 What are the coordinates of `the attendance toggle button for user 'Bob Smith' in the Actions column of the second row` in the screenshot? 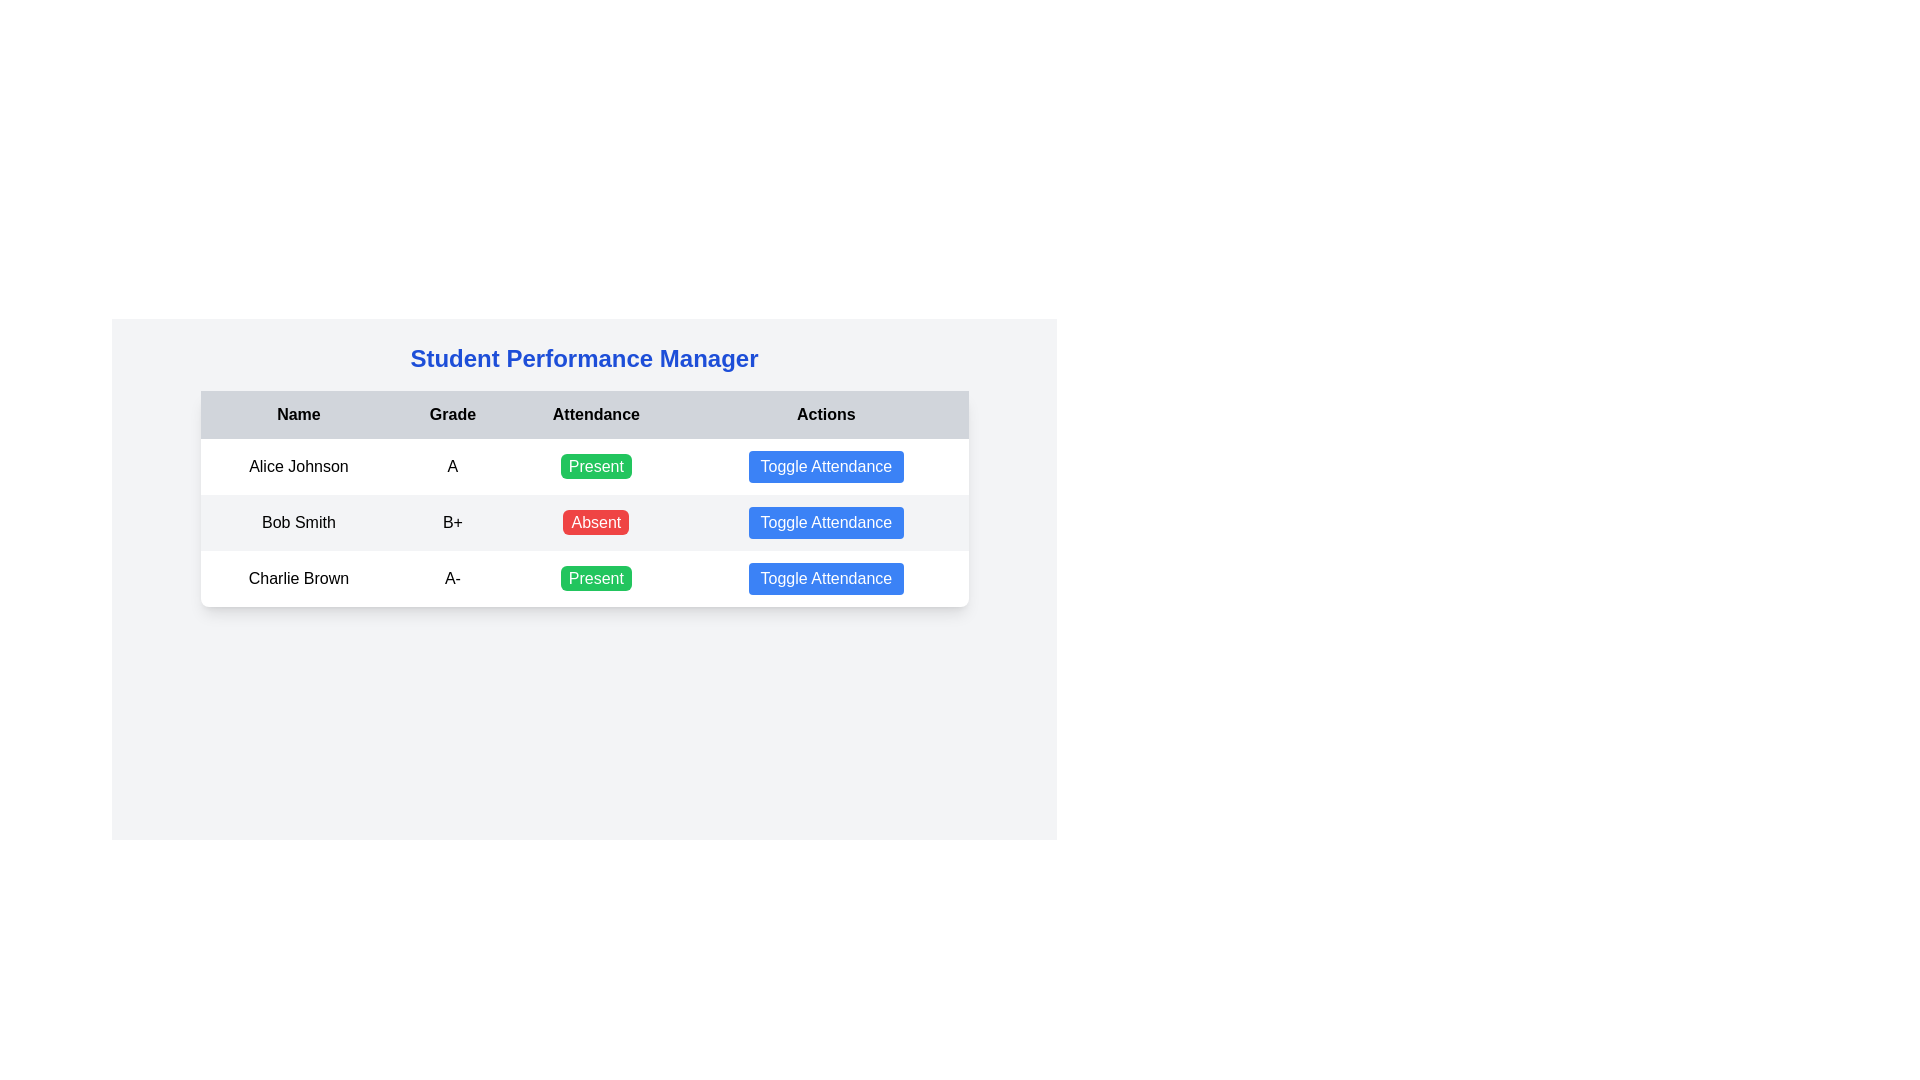 It's located at (826, 522).